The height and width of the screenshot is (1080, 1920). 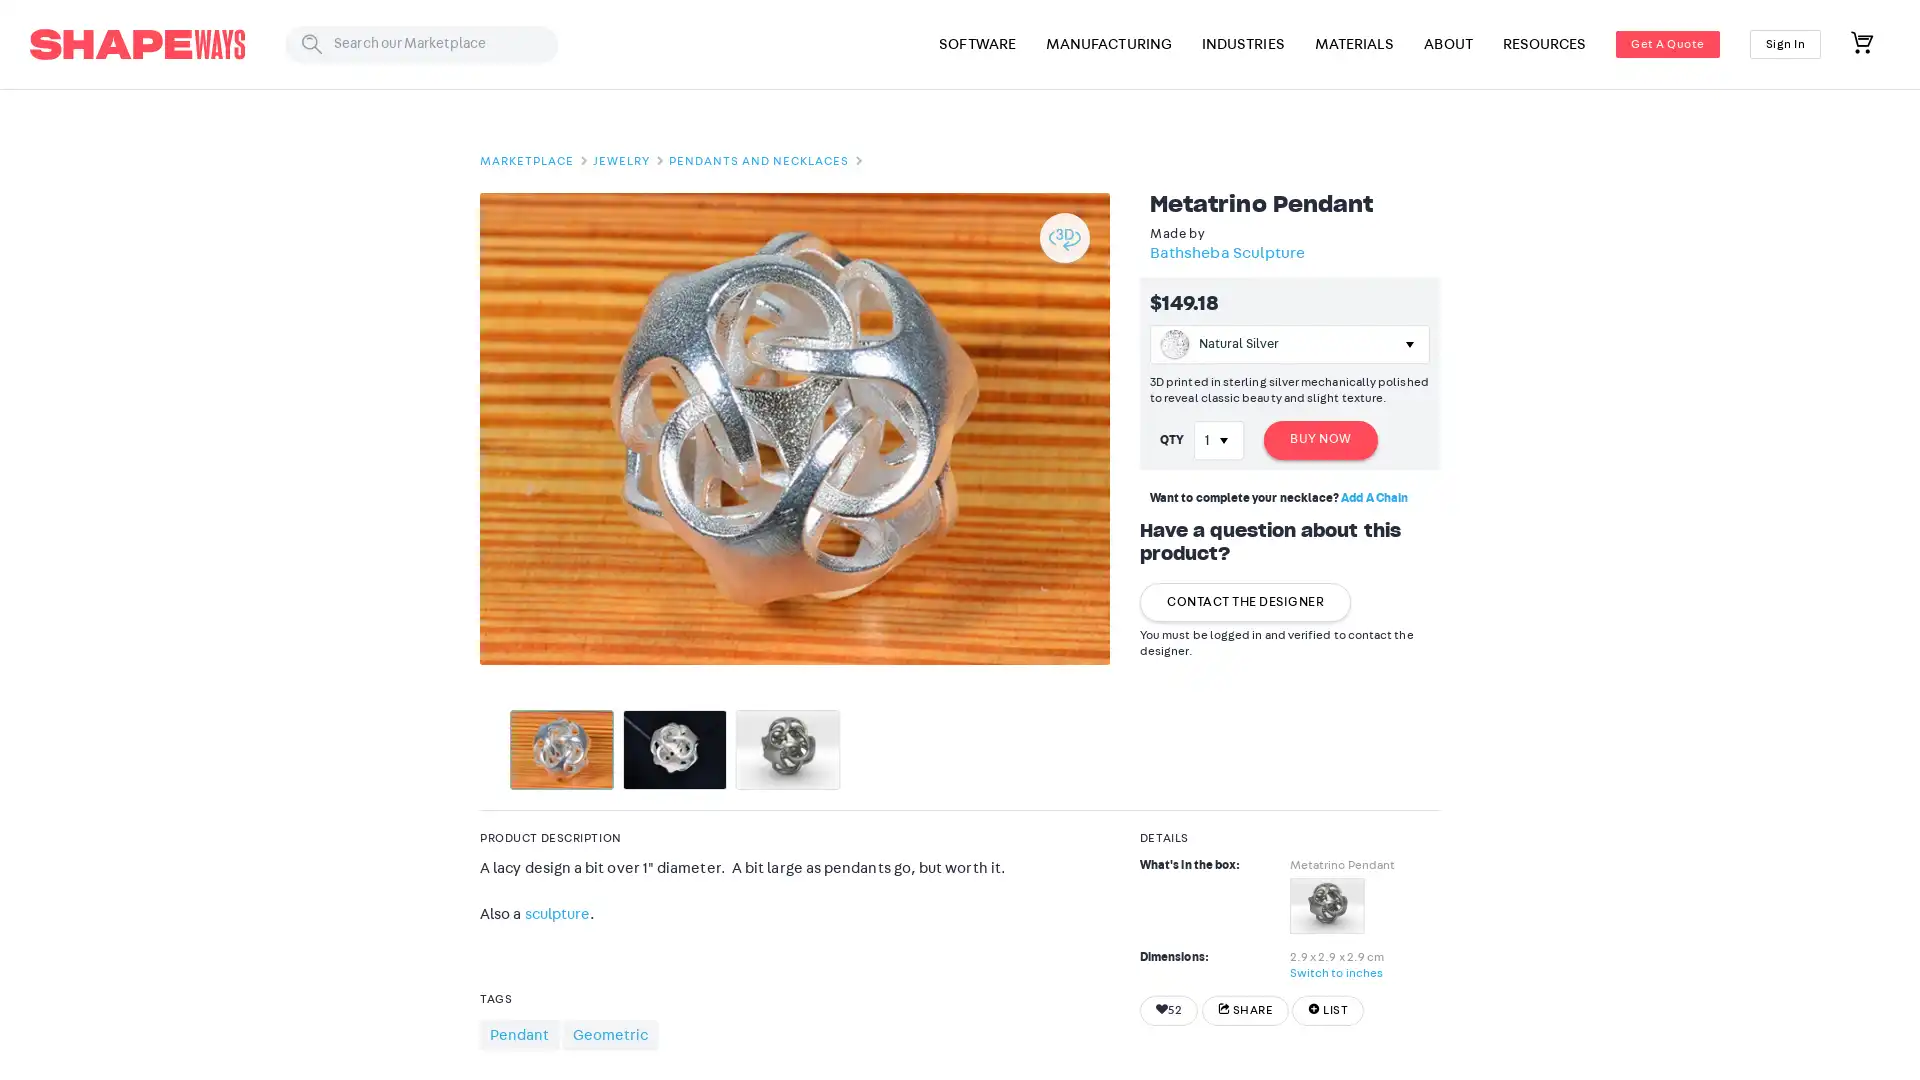 I want to click on BUY NOW, so click(x=1320, y=439).